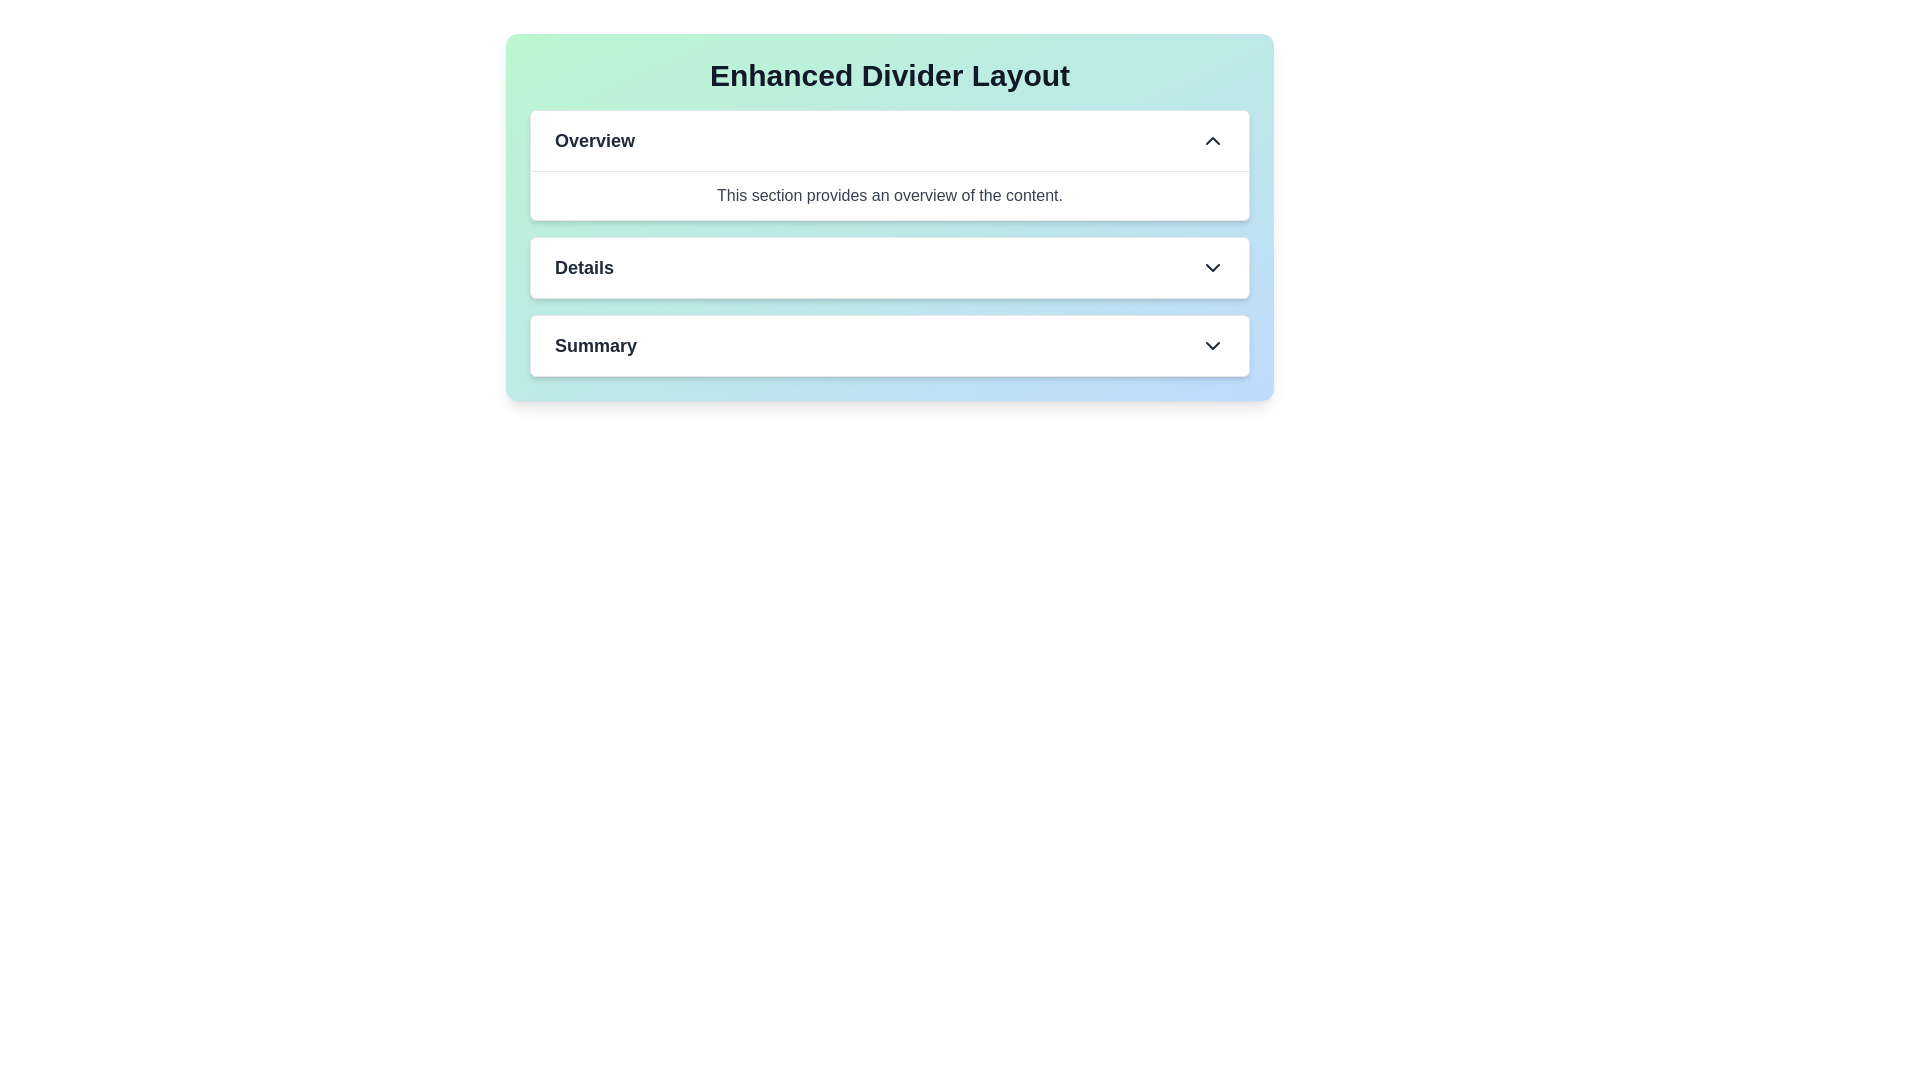 The width and height of the screenshot is (1920, 1080). Describe the element at coordinates (1212, 345) in the screenshot. I see `the chevron-down icon located on the far right of the 'Summary' section` at that location.